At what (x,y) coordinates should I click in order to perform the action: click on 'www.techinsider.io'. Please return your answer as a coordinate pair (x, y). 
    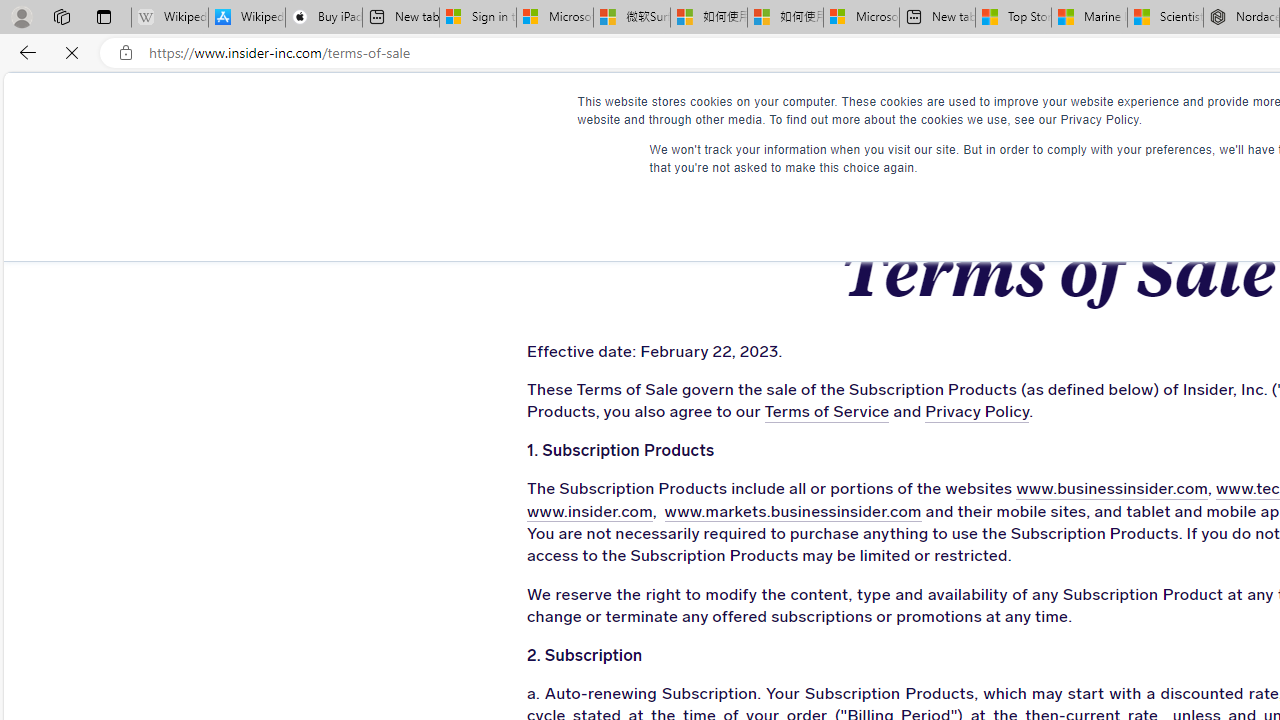
    Looking at the image, I should click on (1211, 489).